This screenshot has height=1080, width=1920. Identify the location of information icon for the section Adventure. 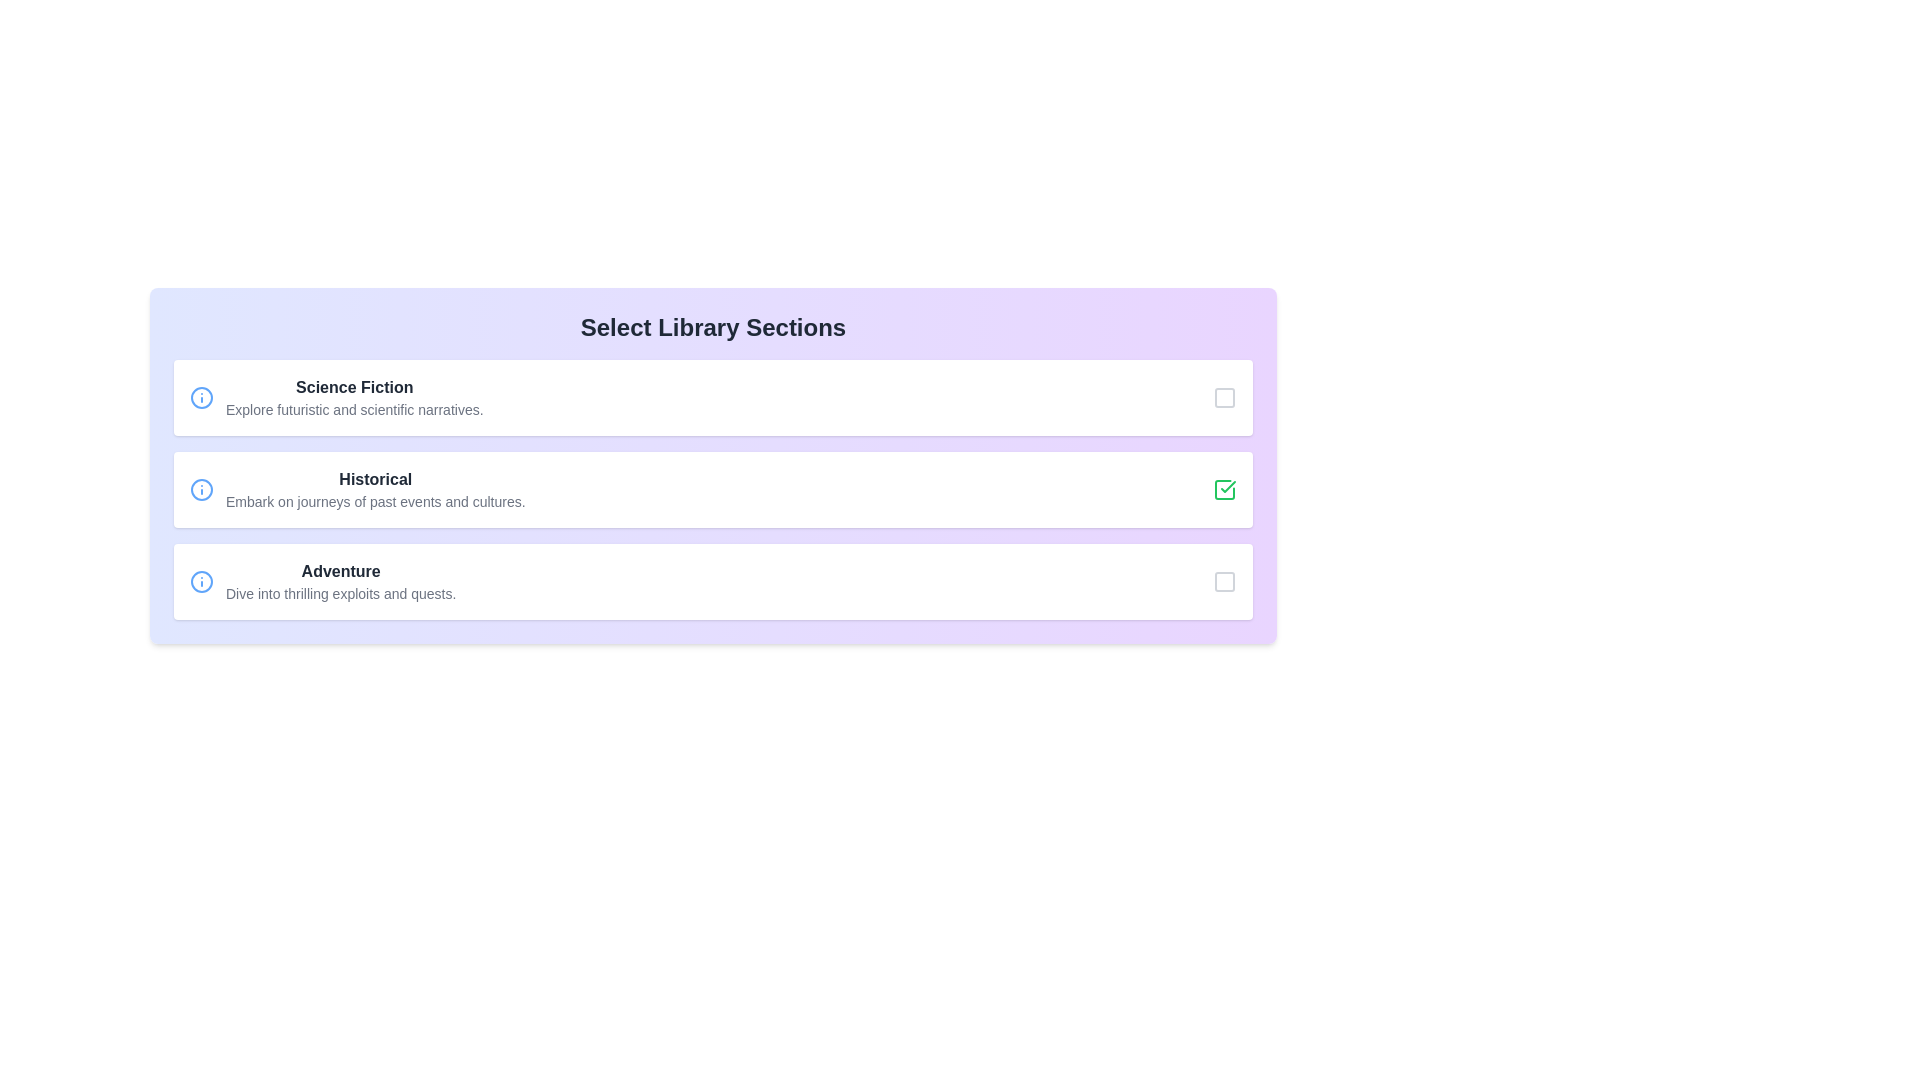
(201, 582).